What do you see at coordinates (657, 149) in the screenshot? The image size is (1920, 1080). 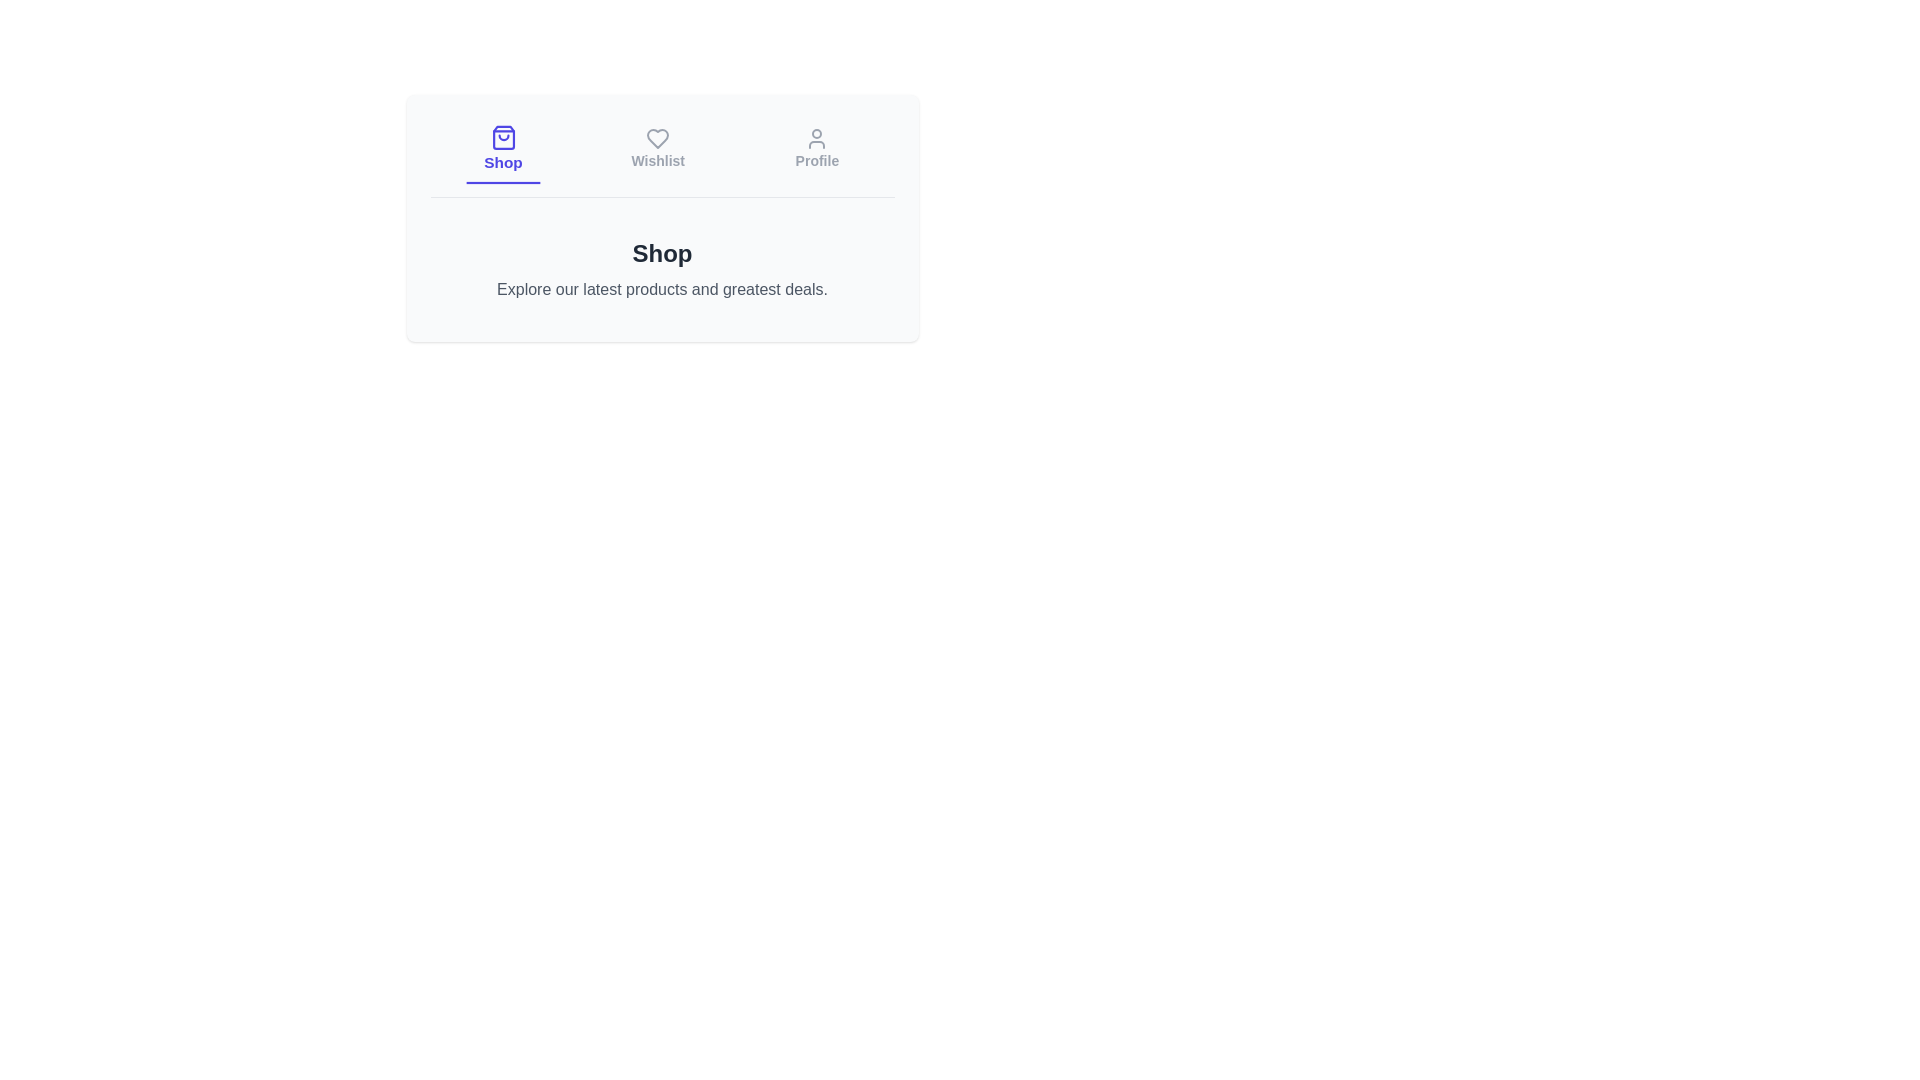 I see `the Wishlist tab` at bounding box center [657, 149].